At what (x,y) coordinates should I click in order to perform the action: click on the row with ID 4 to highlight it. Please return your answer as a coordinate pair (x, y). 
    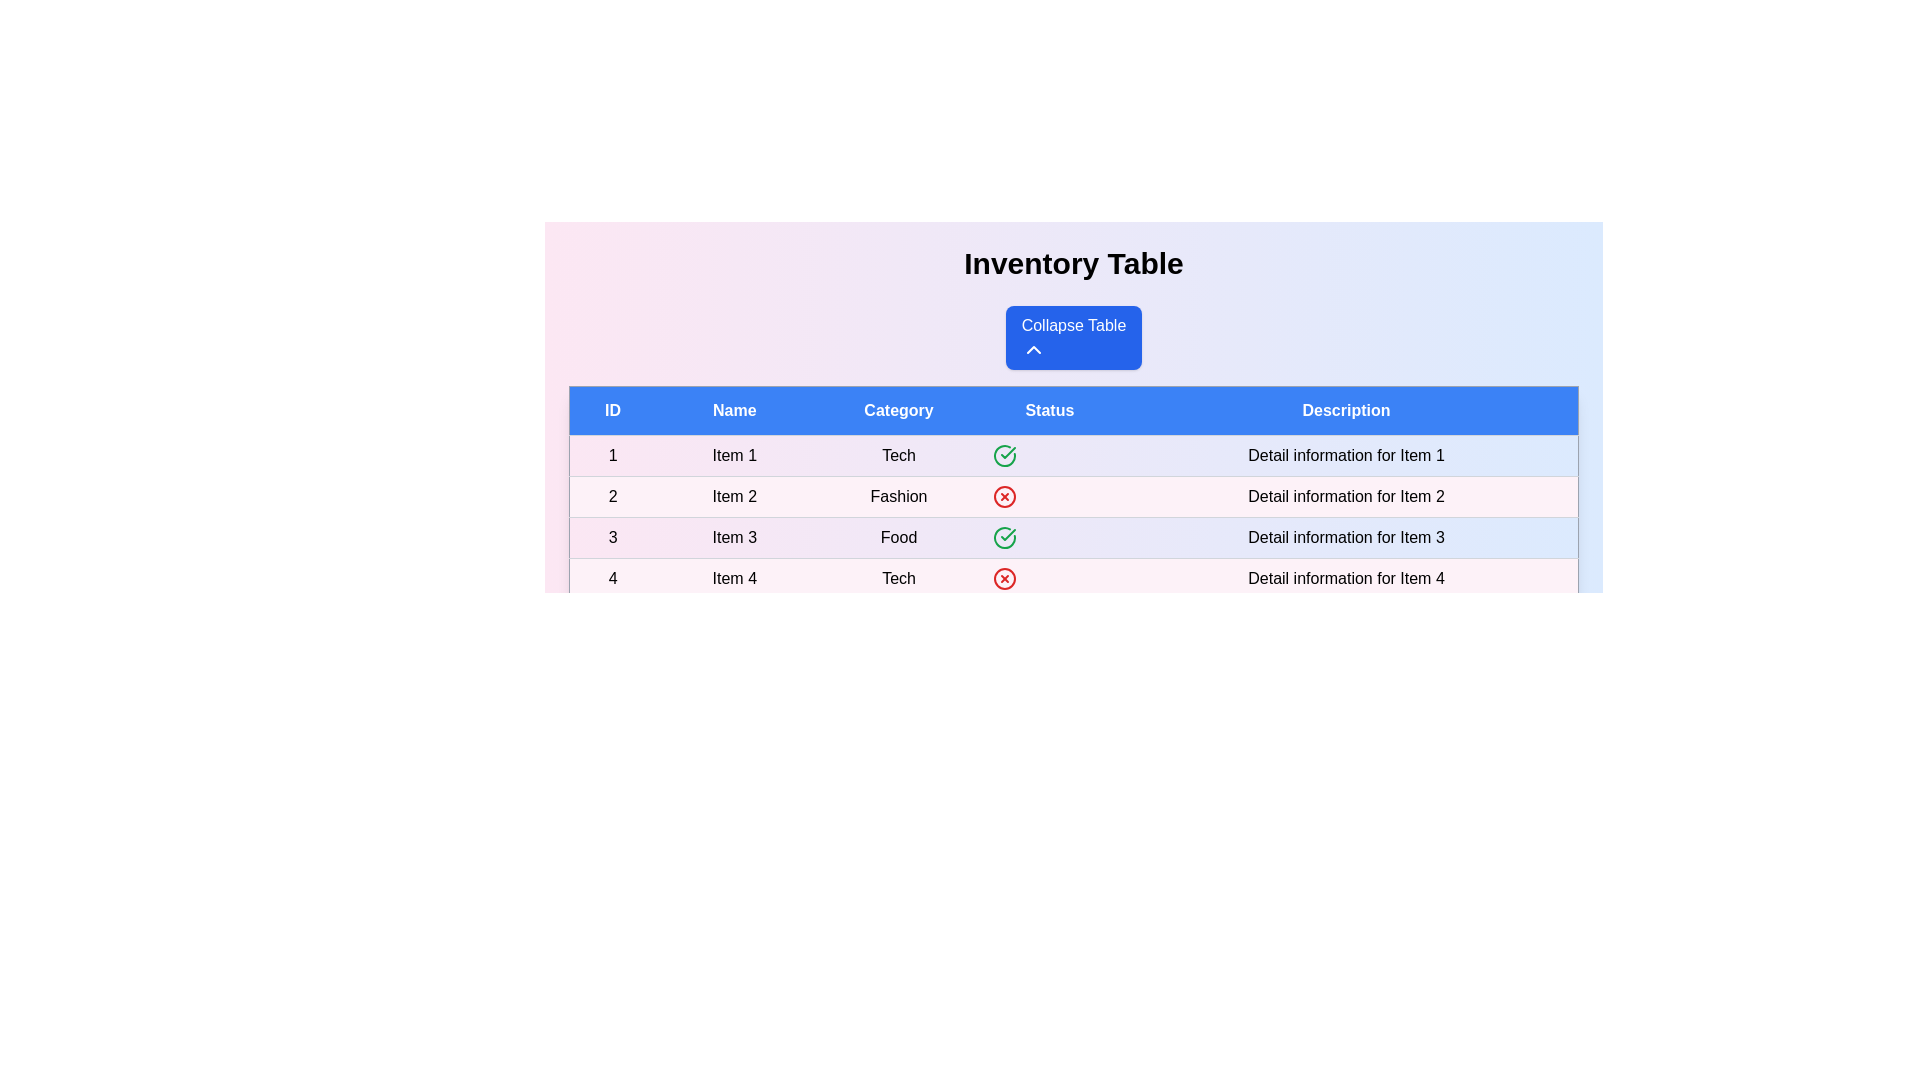
    Looking at the image, I should click on (1073, 578).